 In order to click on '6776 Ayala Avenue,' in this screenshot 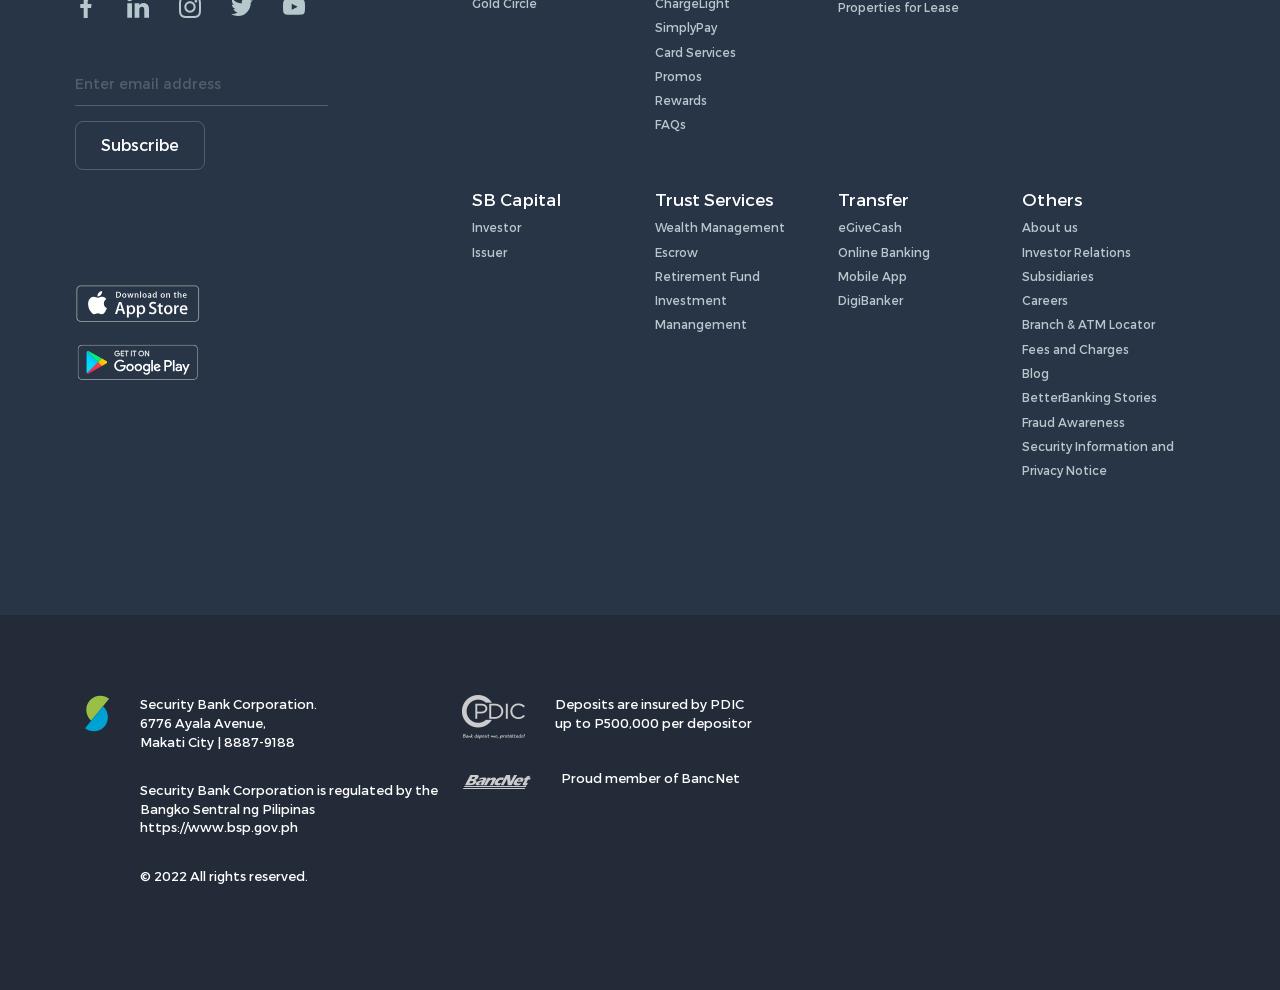, I will do `click(139, 721)`.